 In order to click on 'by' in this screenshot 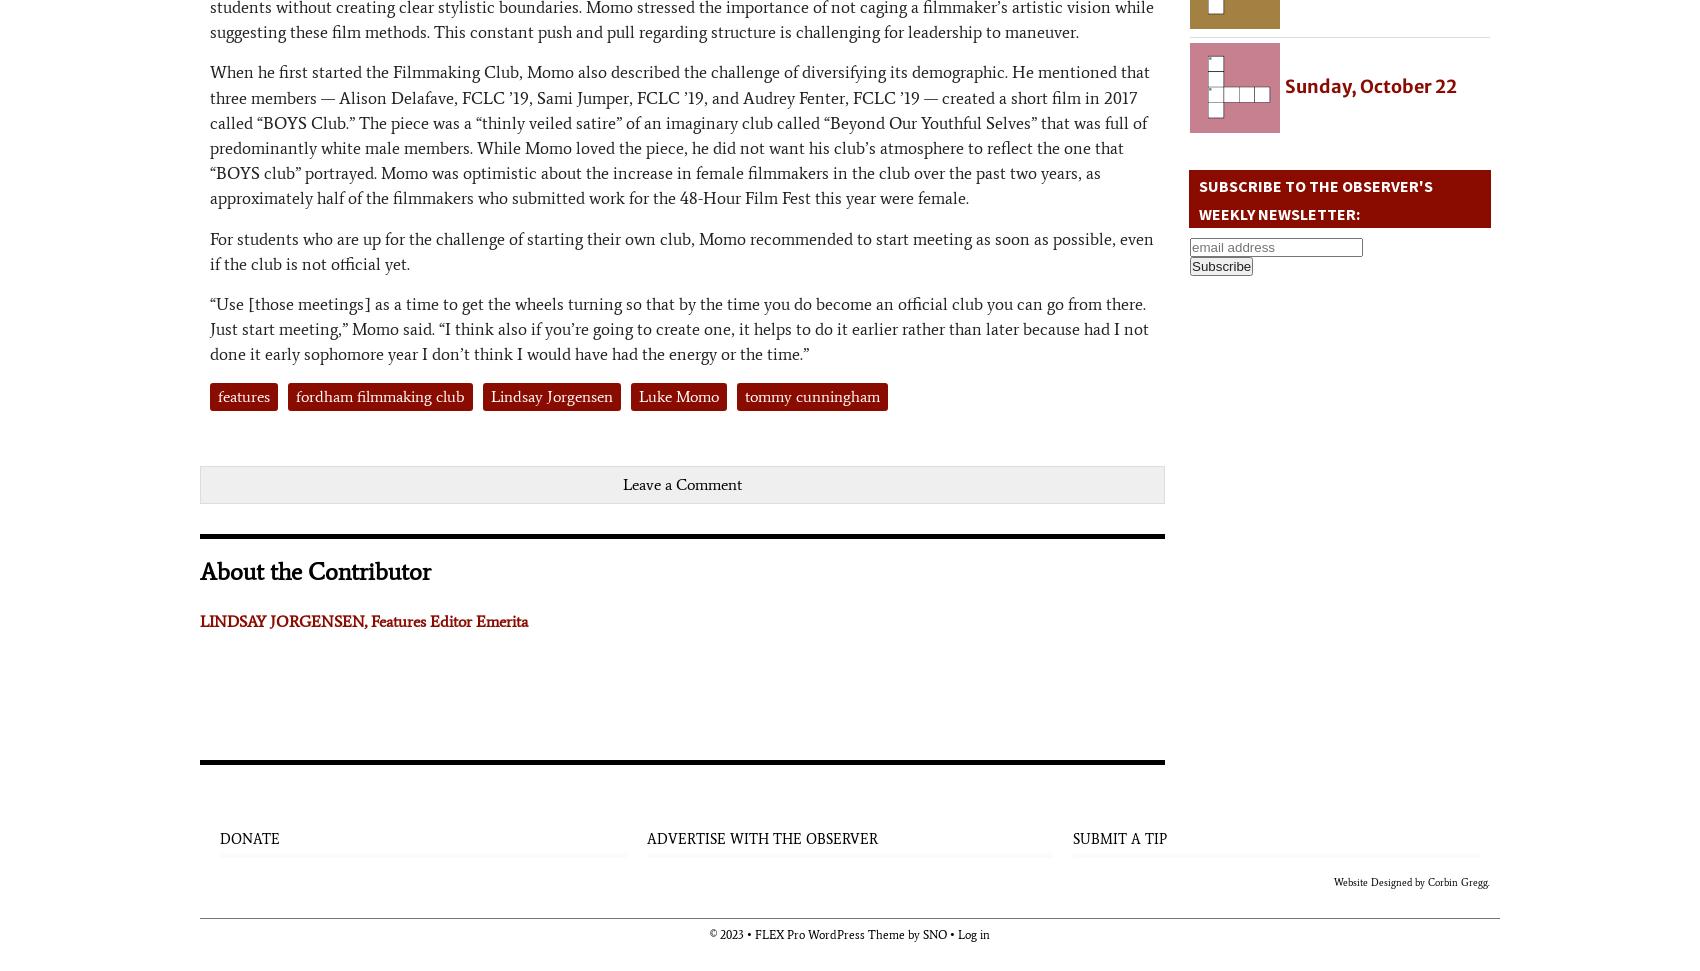, I will do `click(913, 933)`.